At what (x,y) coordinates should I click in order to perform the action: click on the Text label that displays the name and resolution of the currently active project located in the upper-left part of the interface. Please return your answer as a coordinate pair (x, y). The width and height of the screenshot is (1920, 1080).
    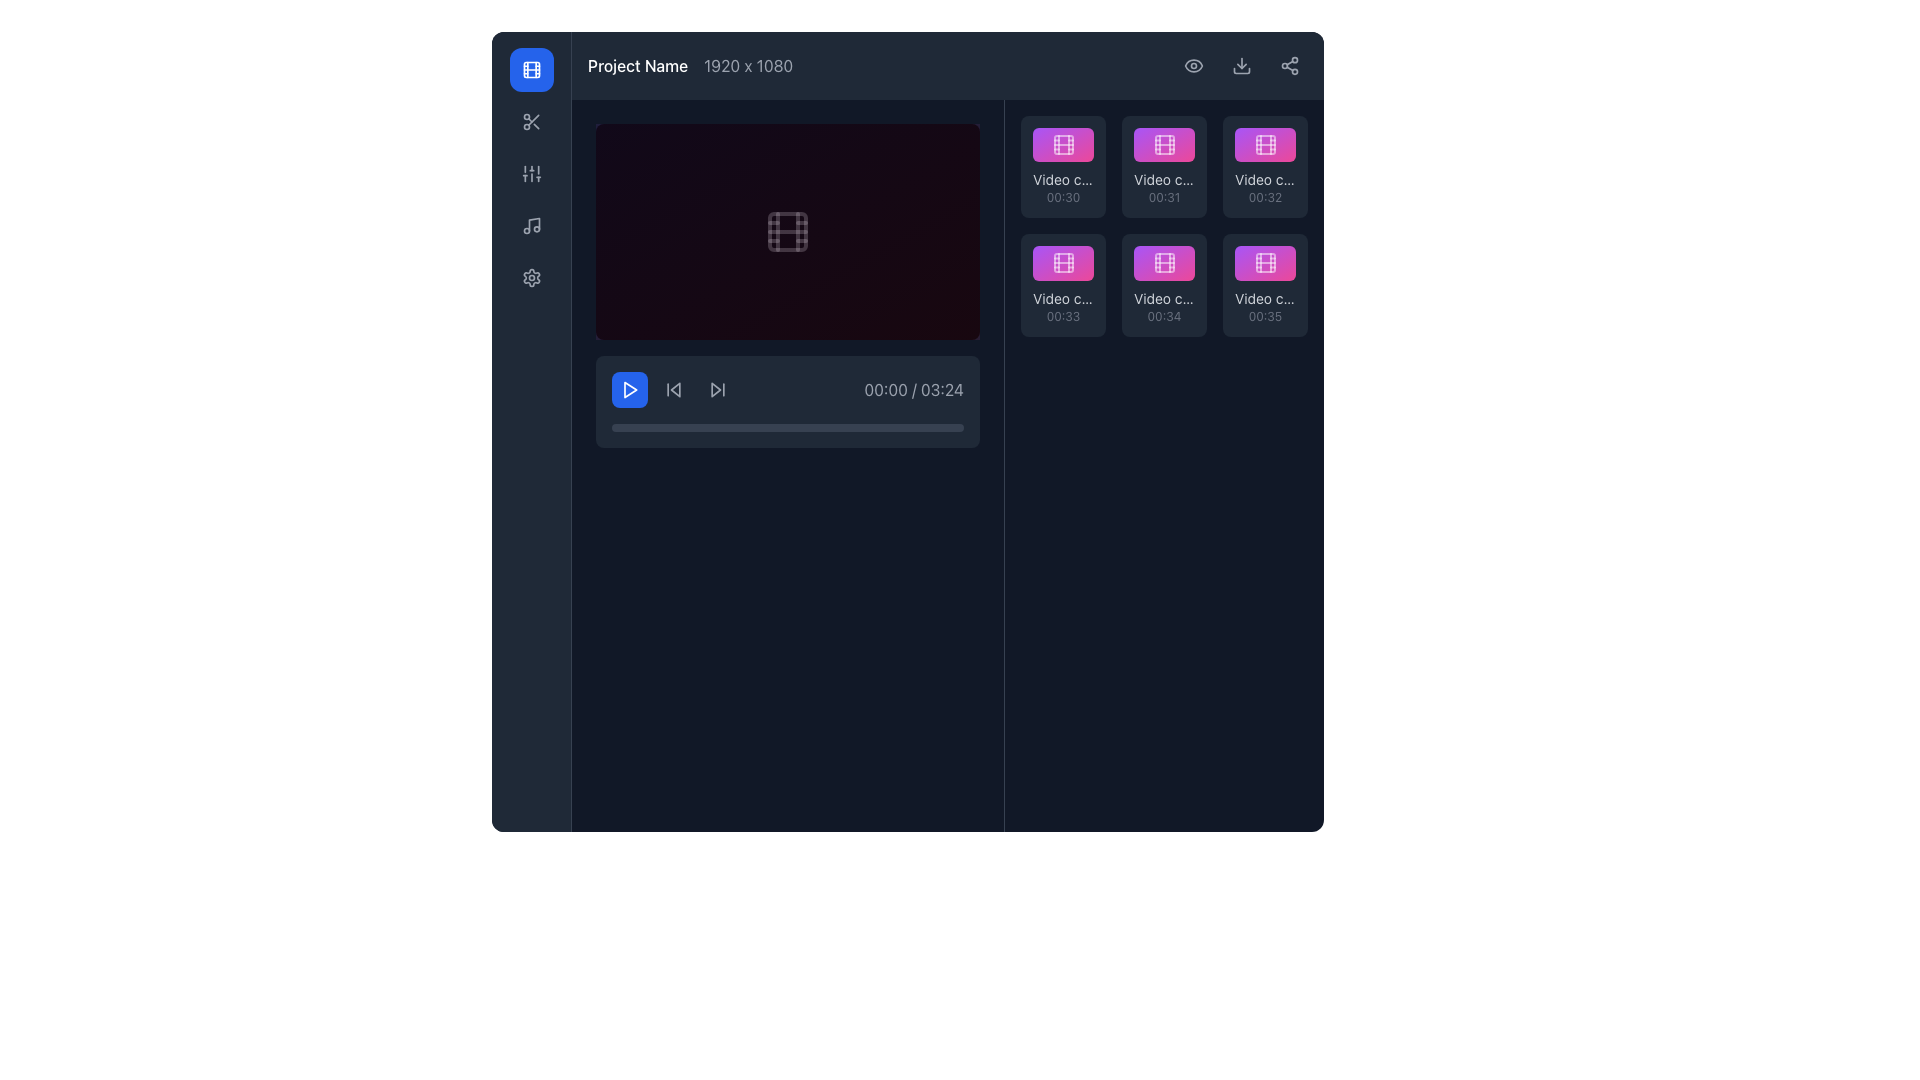
    Looking at the image, I should click on (690, 64).